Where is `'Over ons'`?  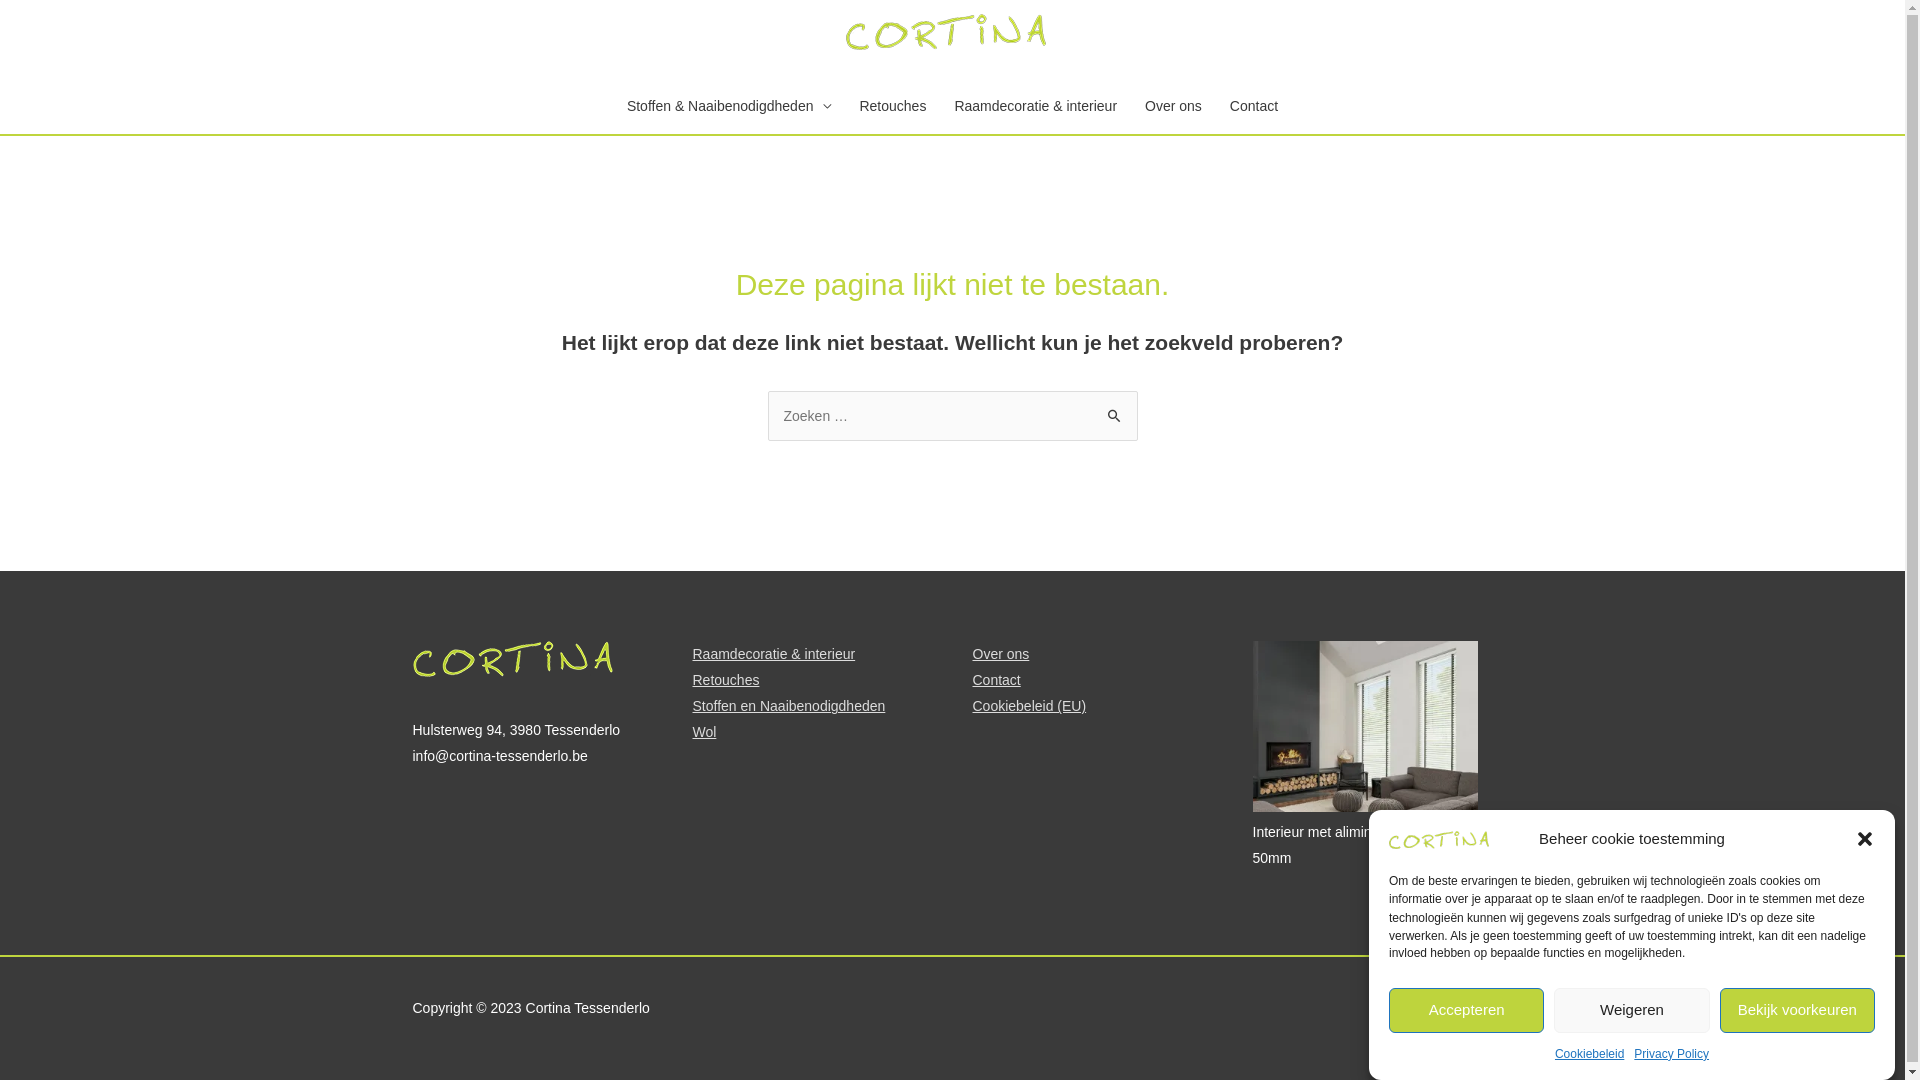 'Over ons' is located at coordinates (1000, 654).